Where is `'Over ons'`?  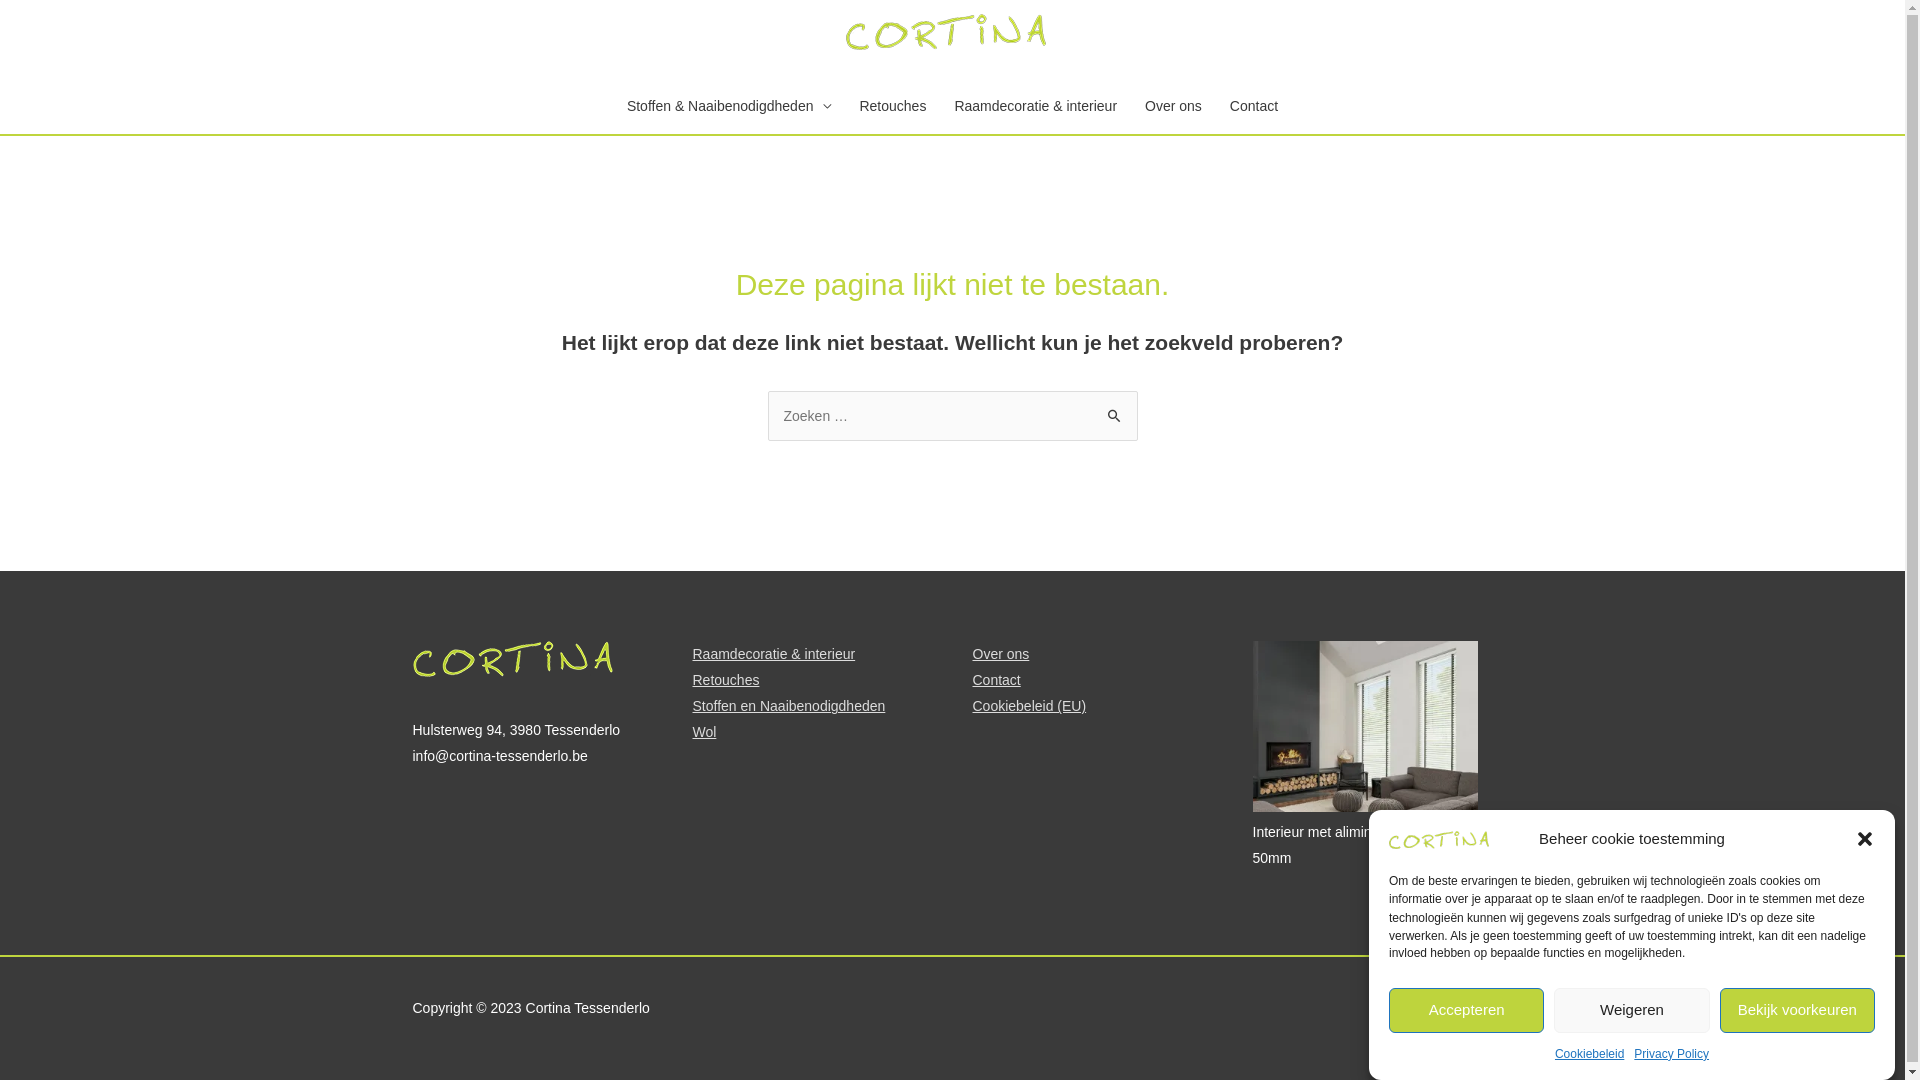 'Over ons' is located at coordinates (1000, 654).